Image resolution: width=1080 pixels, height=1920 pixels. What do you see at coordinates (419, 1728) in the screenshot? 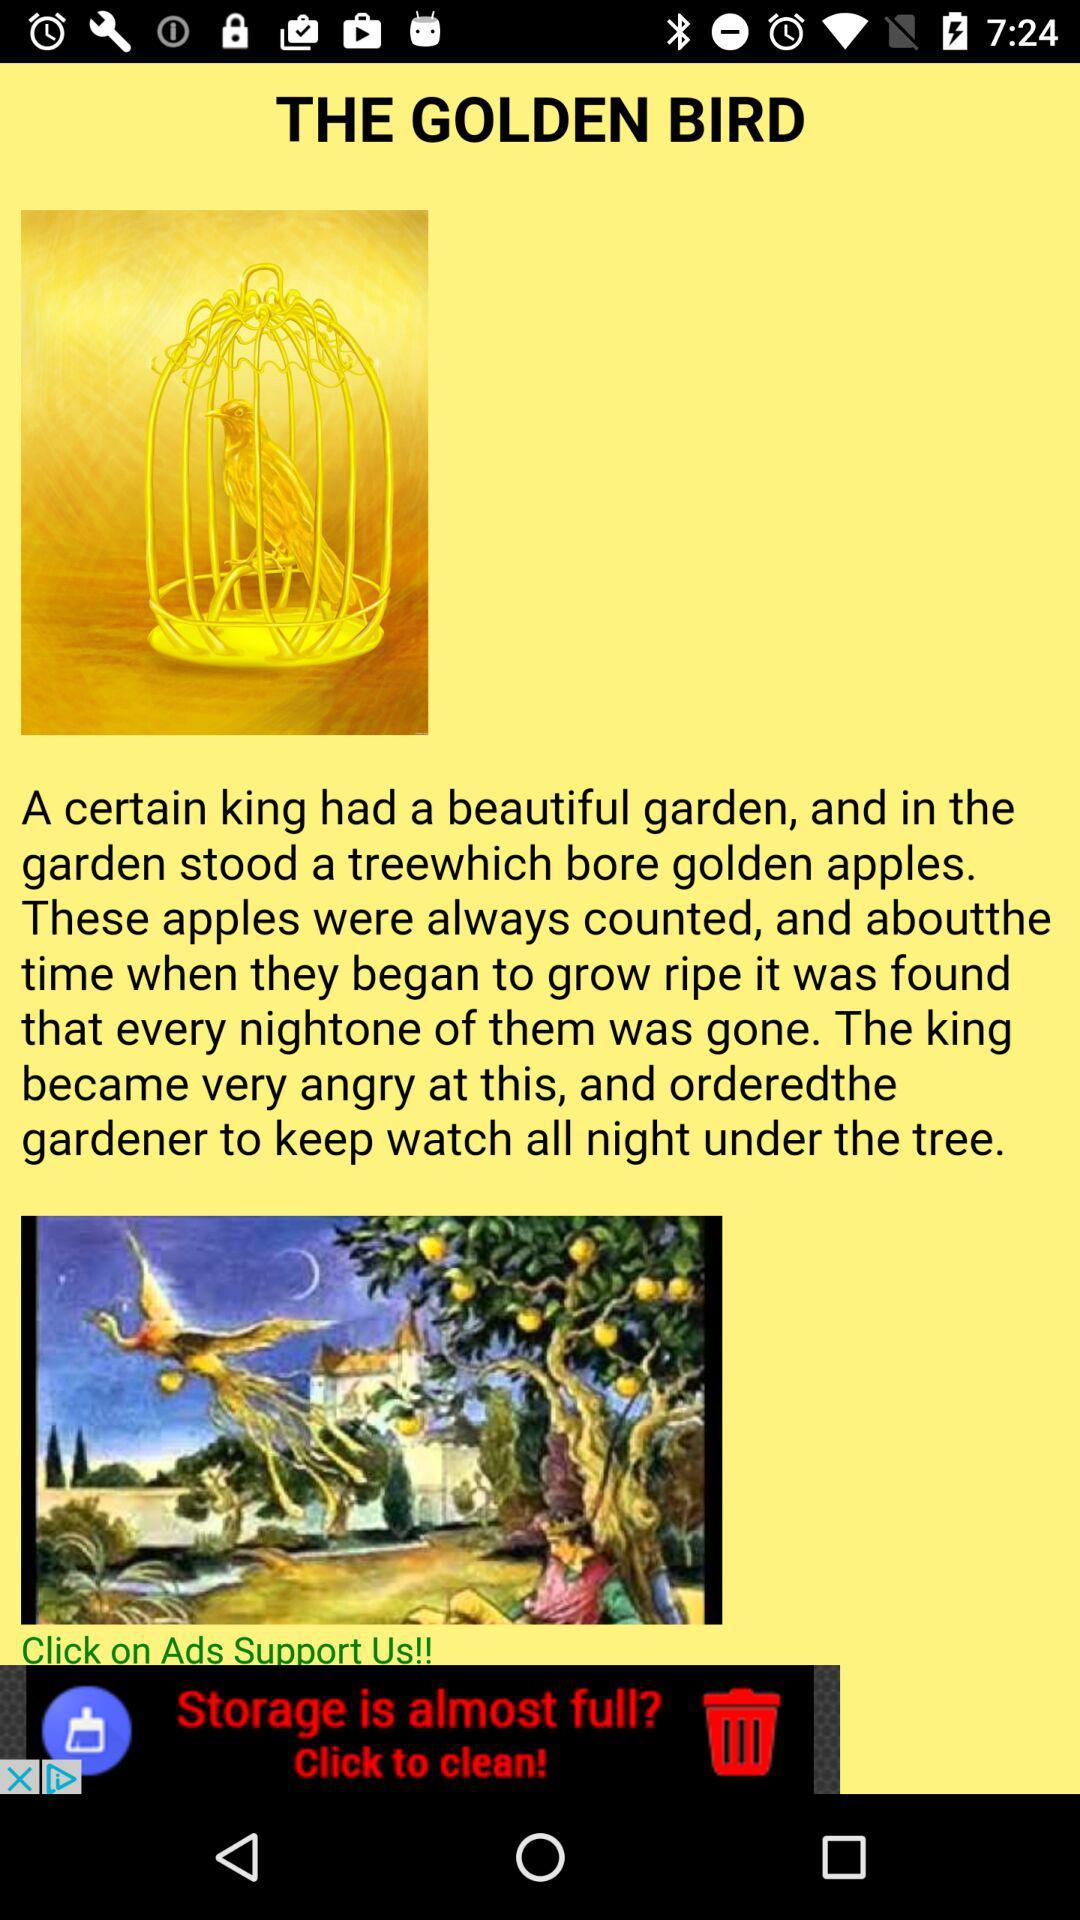
I see `open advertisement` at bounding box center [419, 1728].